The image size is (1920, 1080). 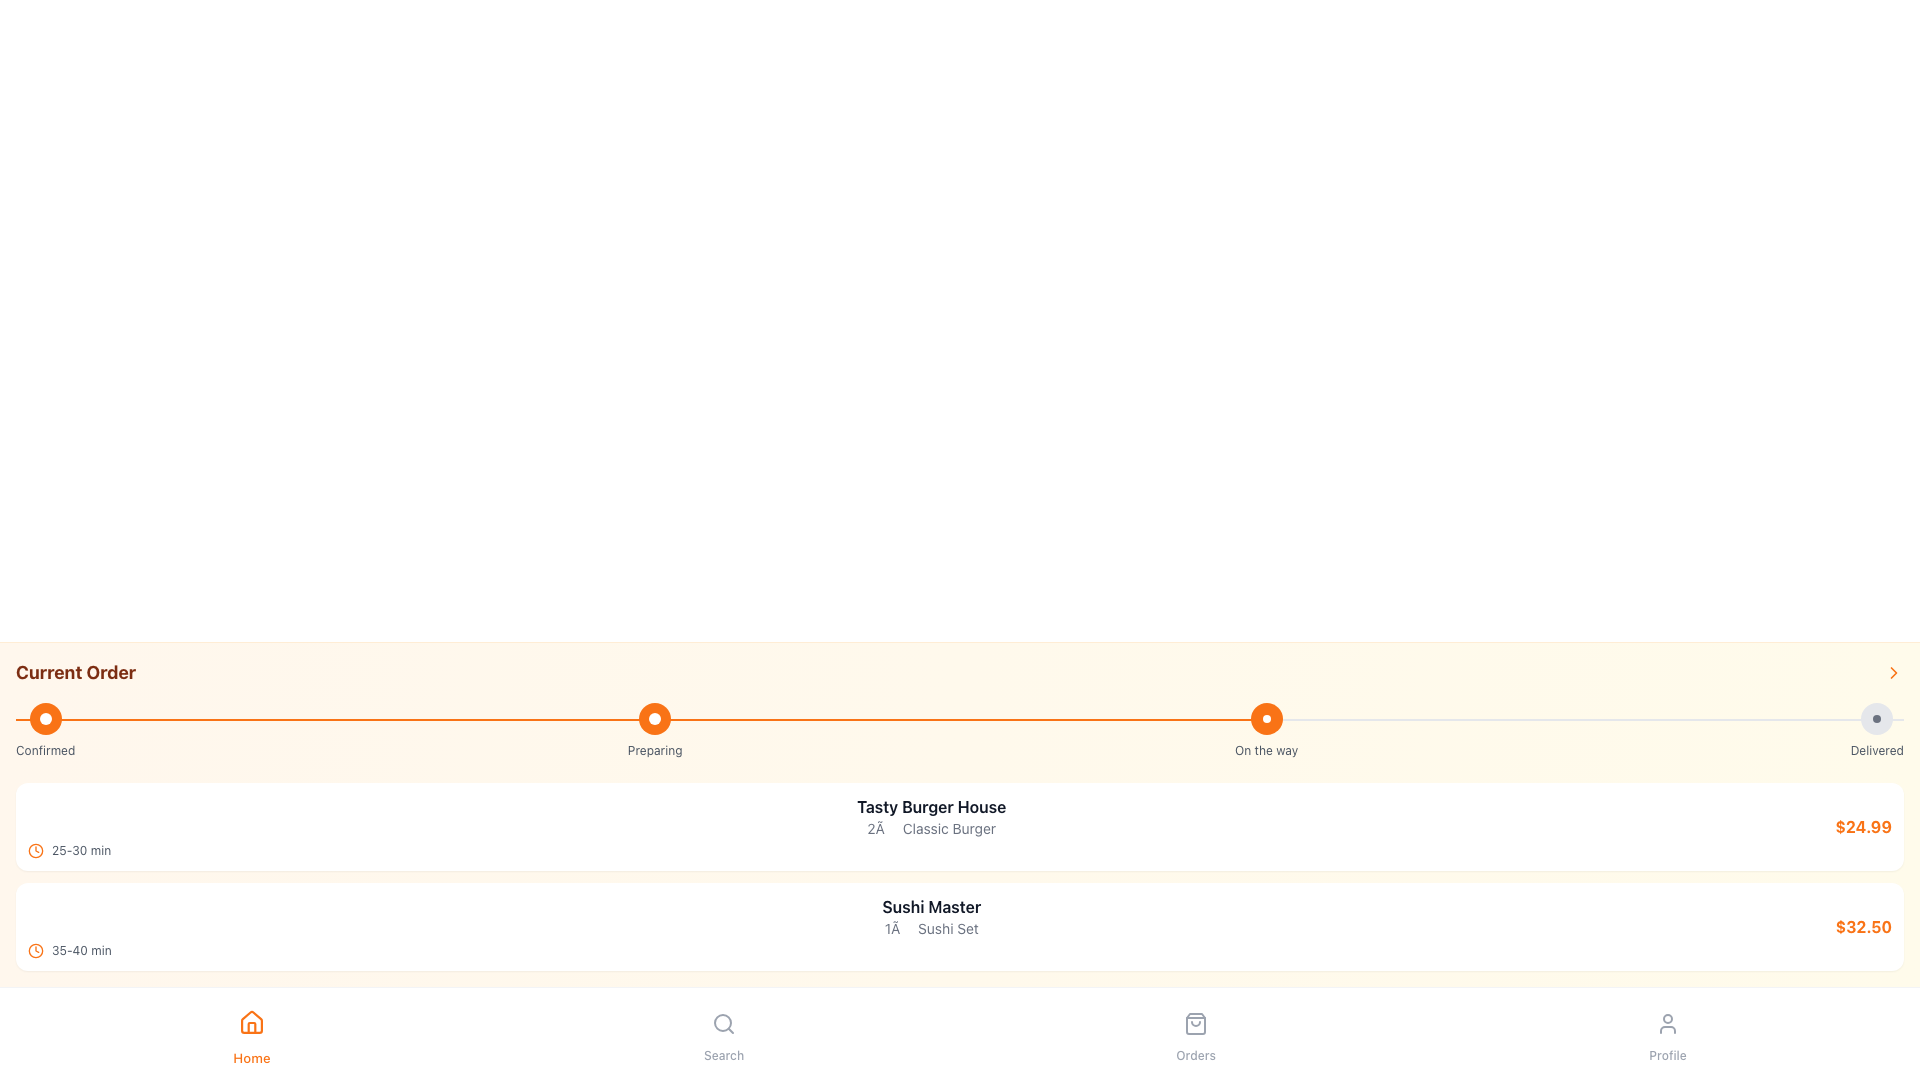 What do you see at coordinates (655, 717) in the screenshot?
I see `the Circular progress step indicator that represents the 'Preparing' stage in the multi-step progress indicator` at bounding box center [655, 717].